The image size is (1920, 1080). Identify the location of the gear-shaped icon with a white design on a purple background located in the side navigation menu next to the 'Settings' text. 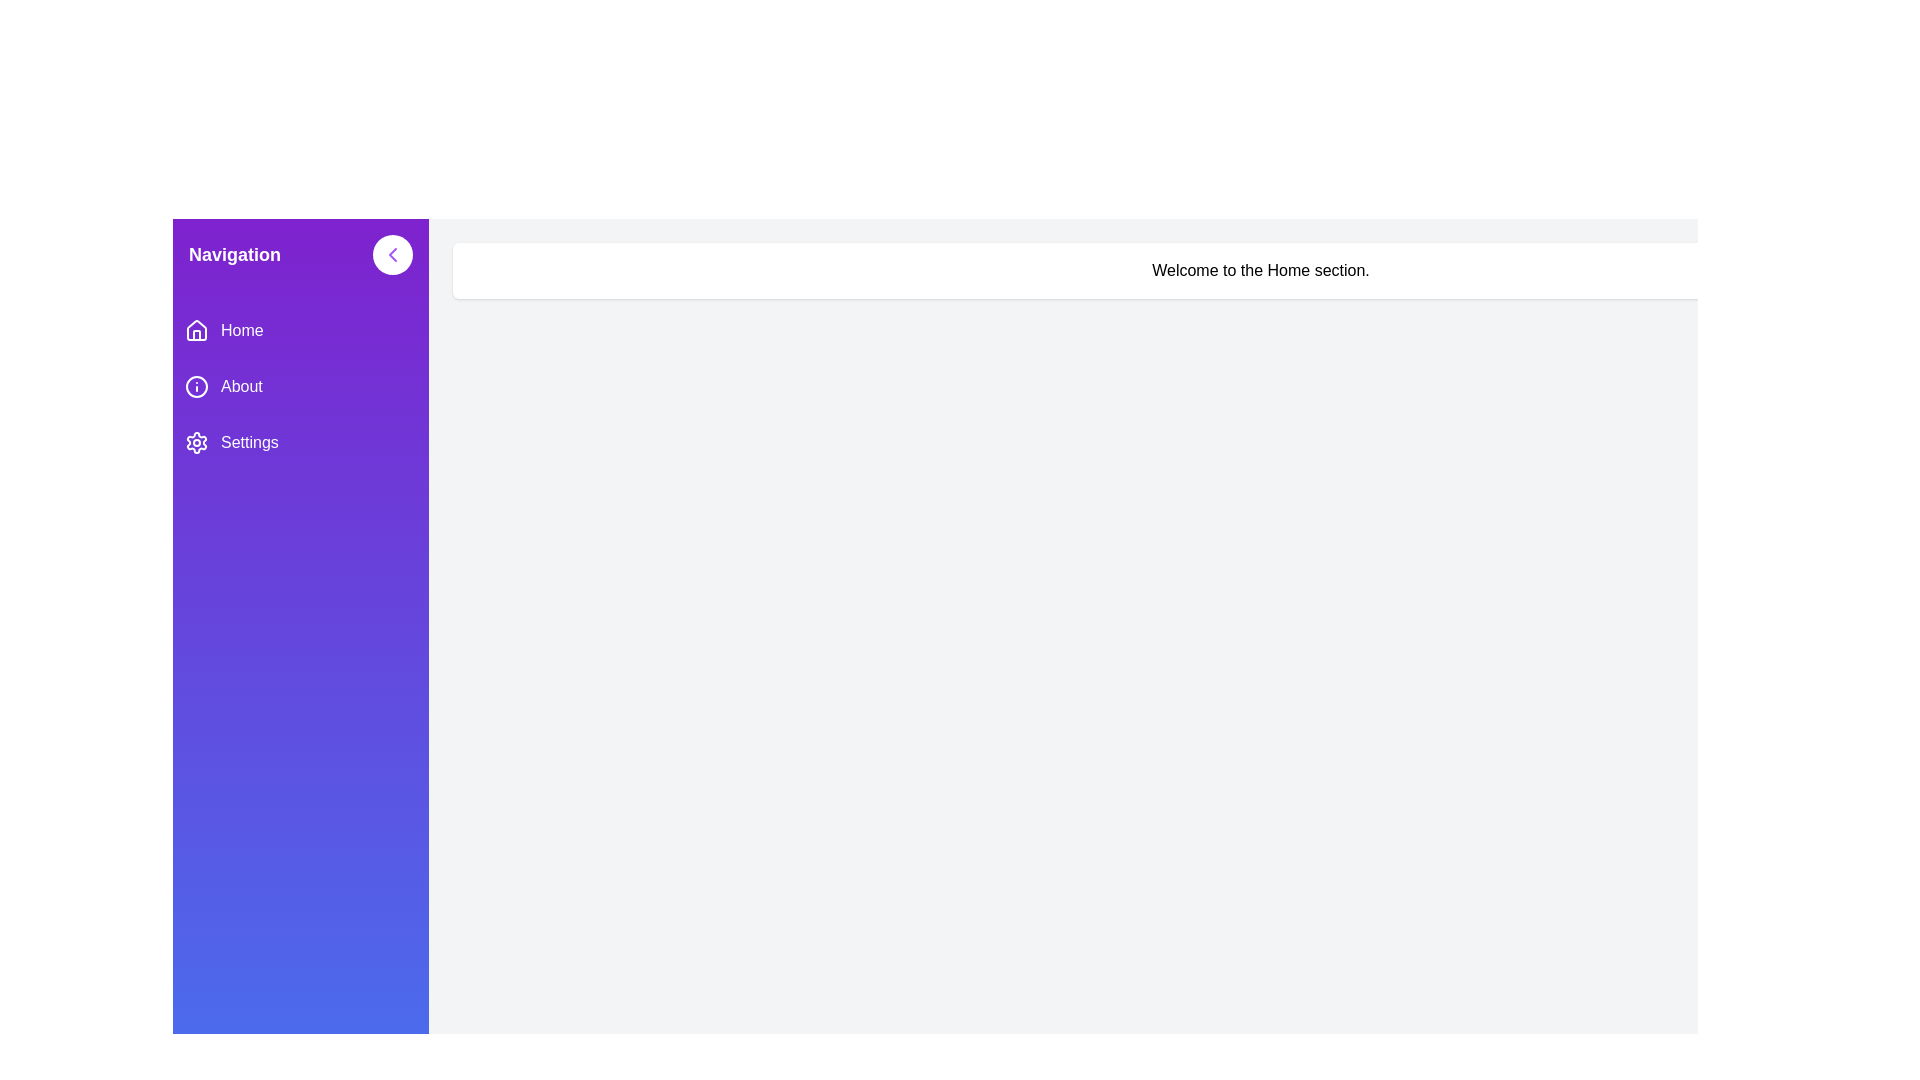
(196, 442).